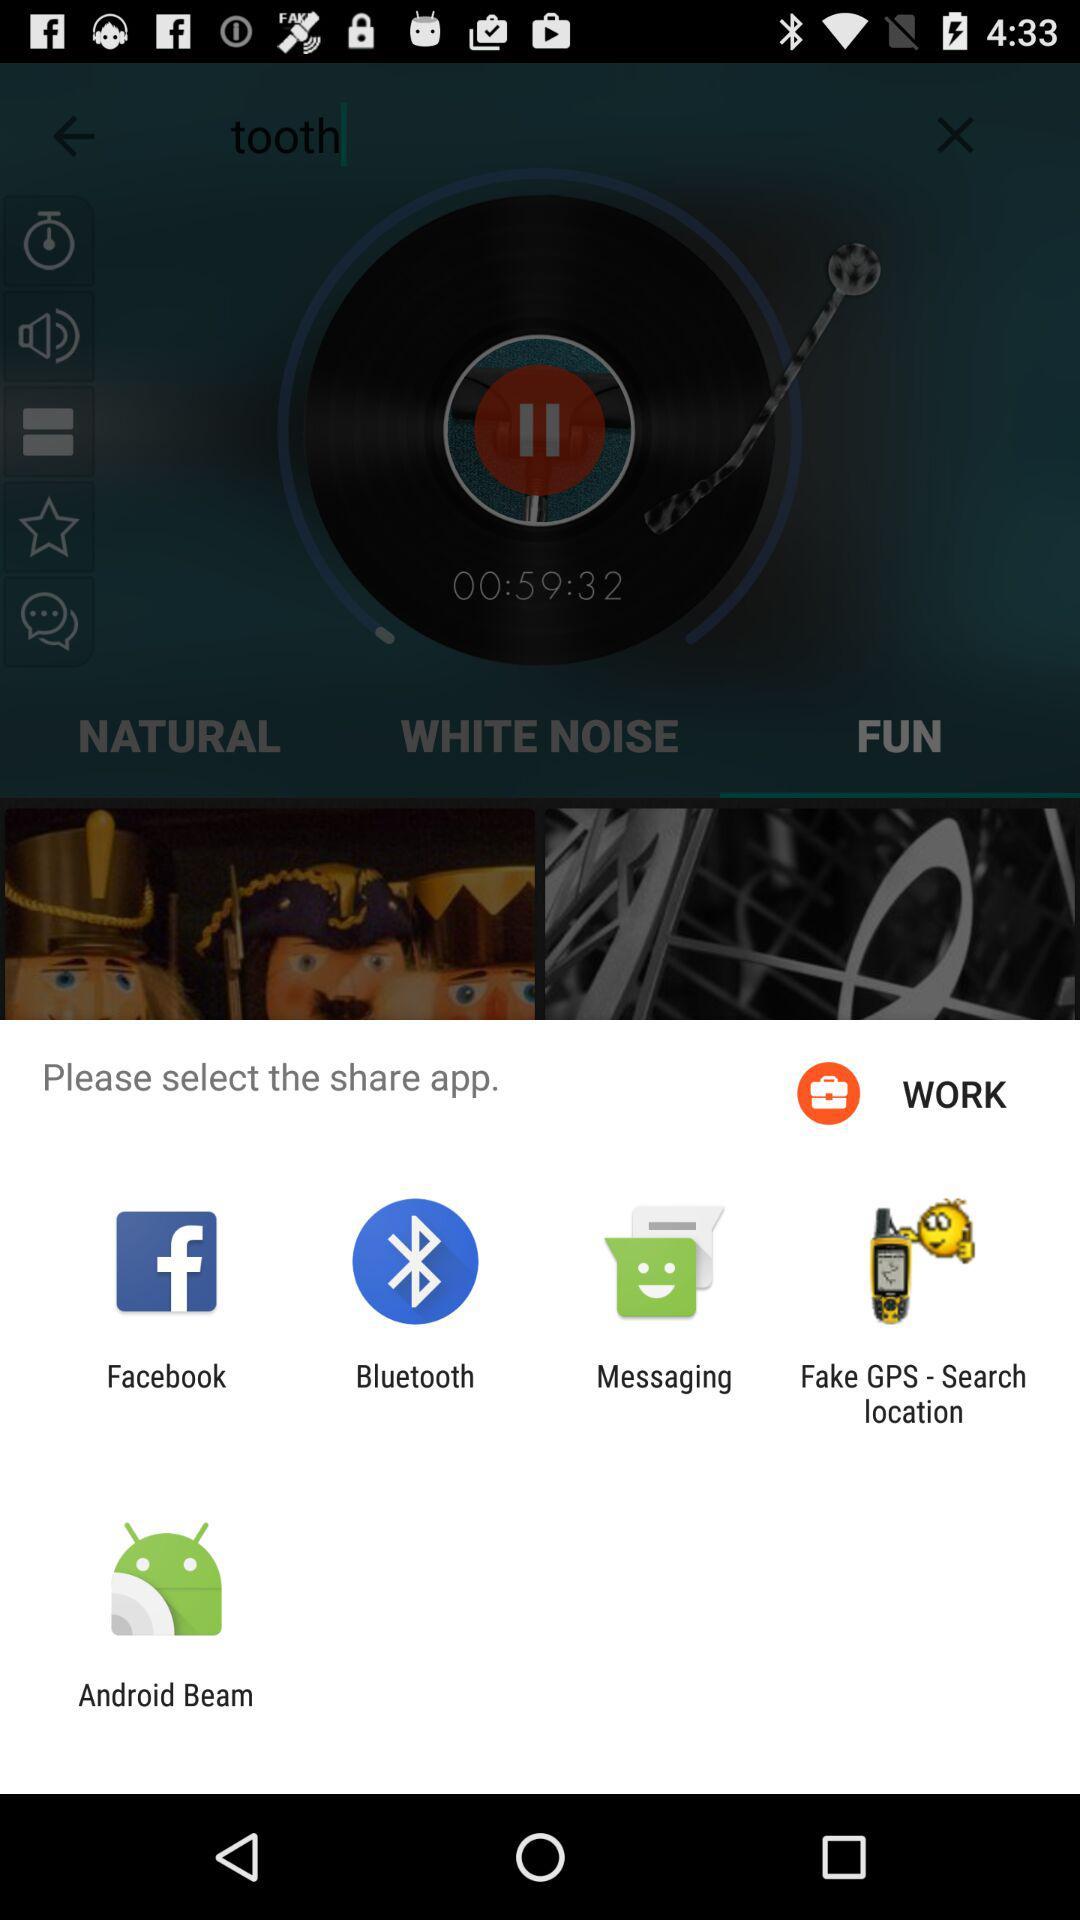 The image size is (1080, 1920). What do you see at coordinates (664, 1392) in the screenshot?
I see `messaging app` at bounding box center [664, 1392].